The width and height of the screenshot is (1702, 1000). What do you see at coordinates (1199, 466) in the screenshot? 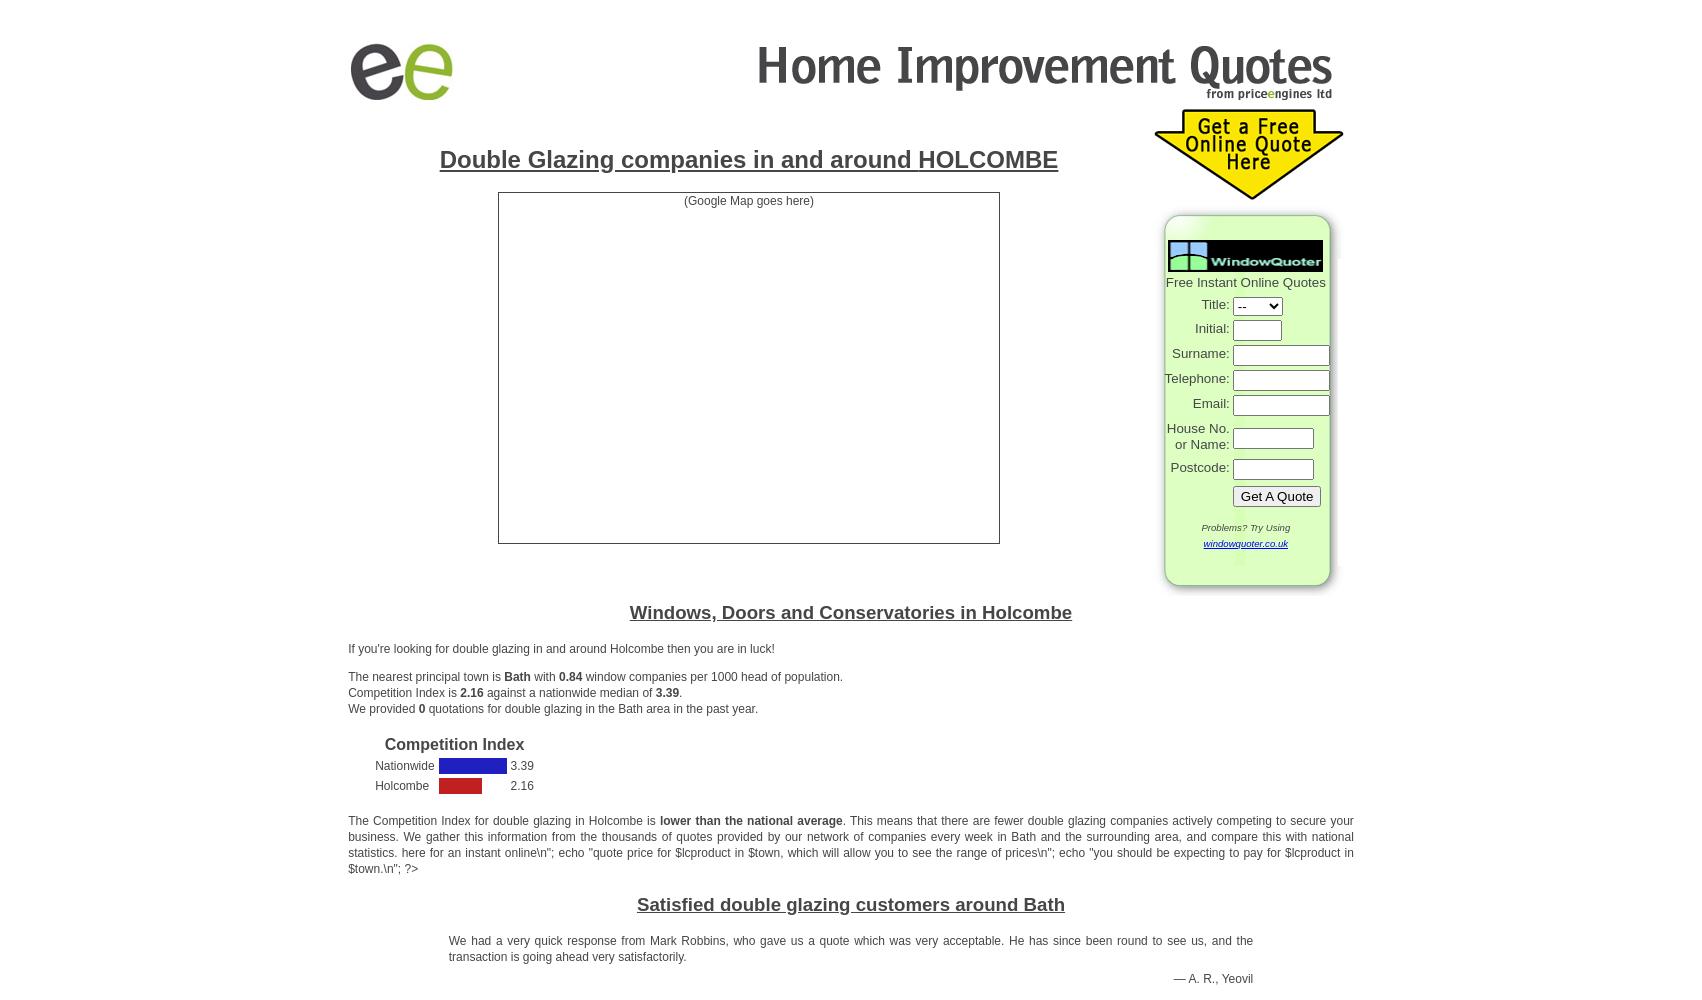
I see `'Postcode:'` at bounding box center [1199, 466].